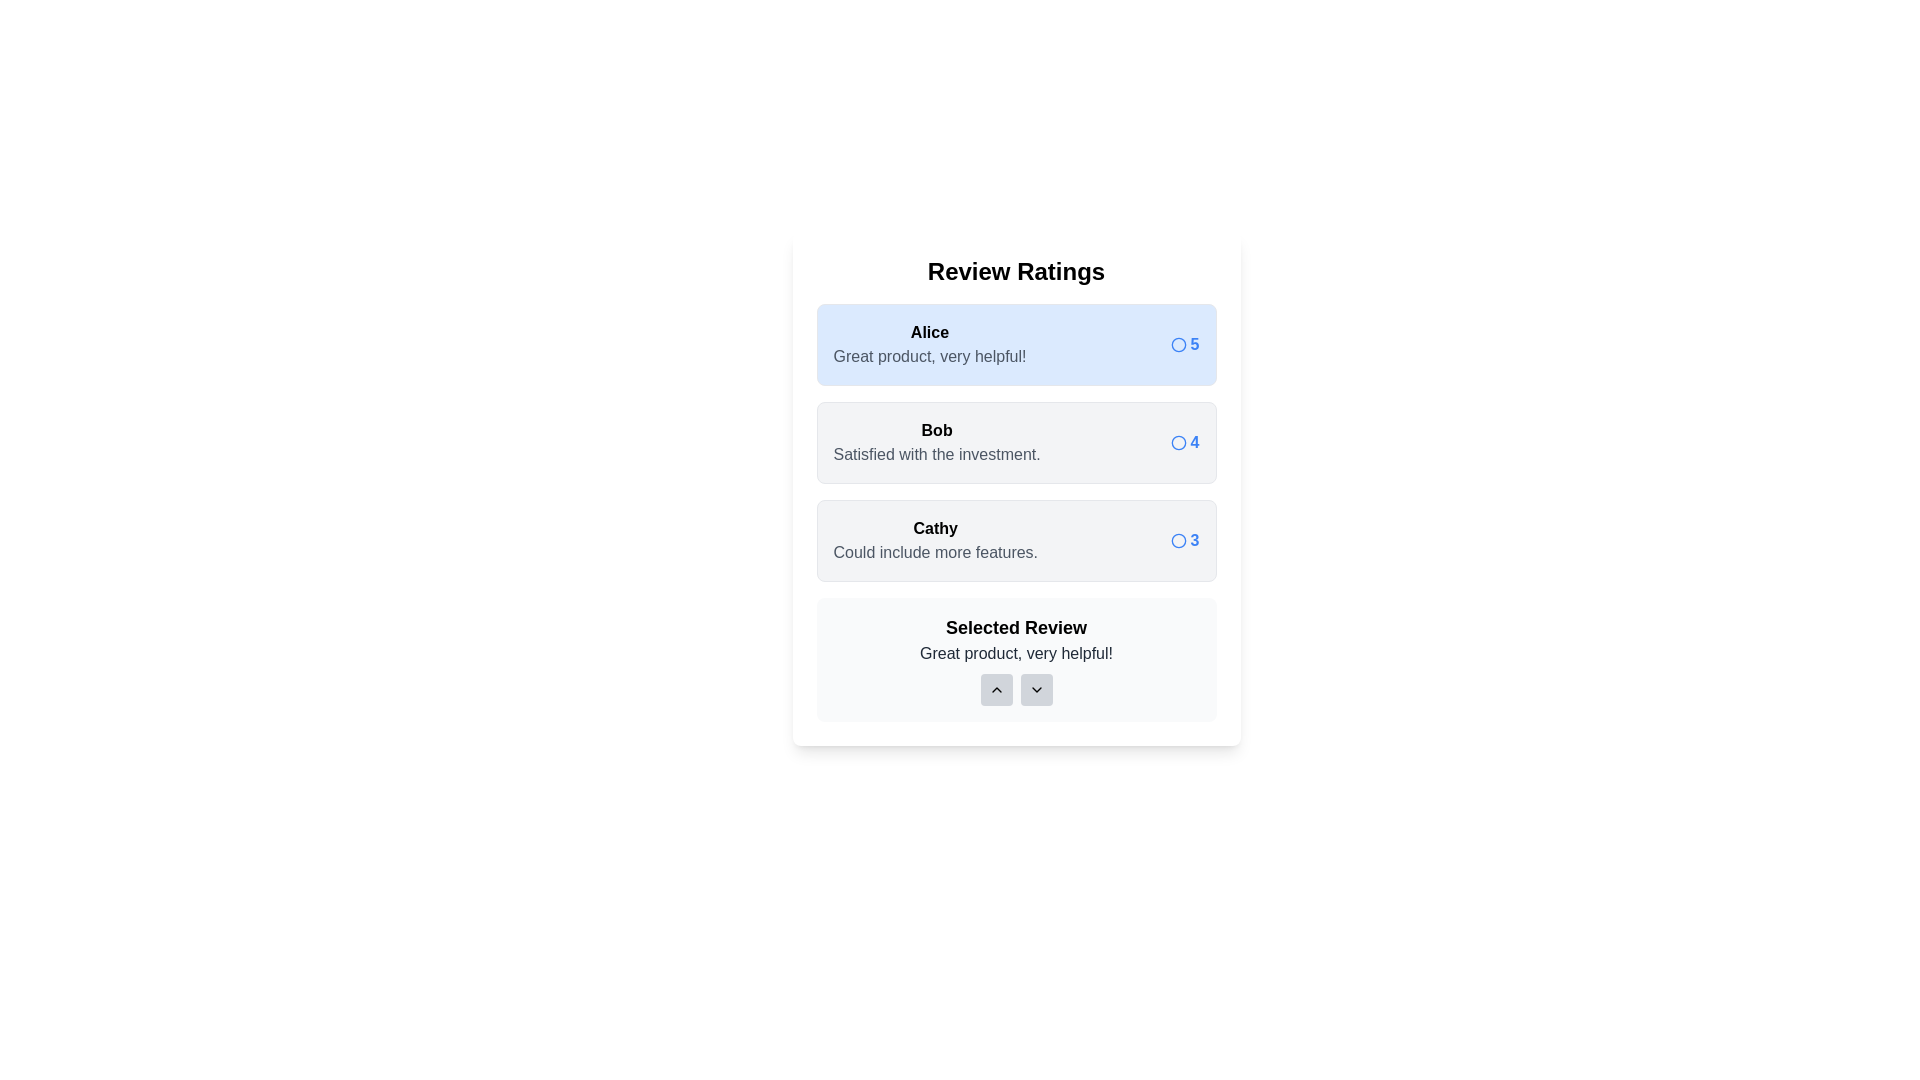 Image resolution: width=1920 pixels, height=1080 pixels. Describe the element at coordinates (1016, 540) in the screenshot. I see `the review with user name Cathy` at that location.